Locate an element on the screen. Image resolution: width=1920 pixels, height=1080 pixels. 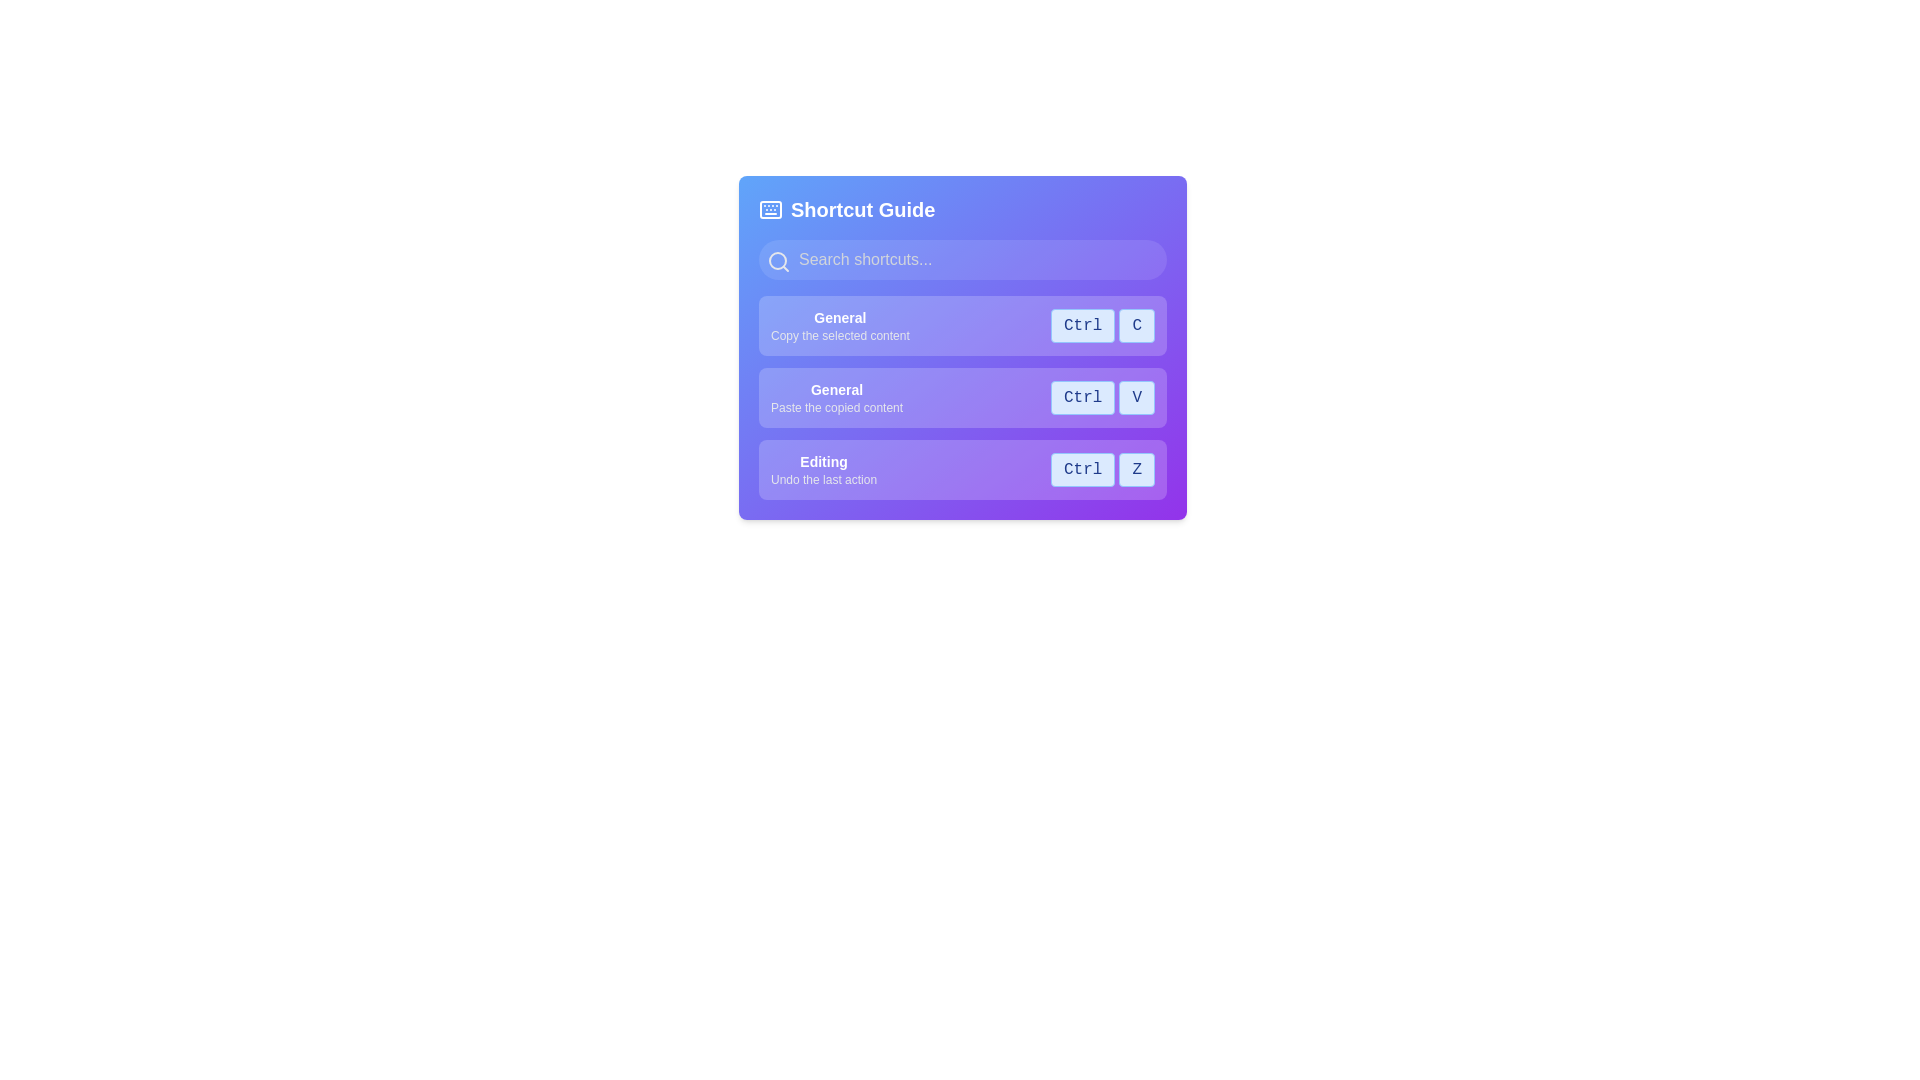
the button-like component labeled 'Ctrl' with a light blue background, located to the left of the 'V' component in the keyboard shortcuts interface is located at coordinates (1082, 397).